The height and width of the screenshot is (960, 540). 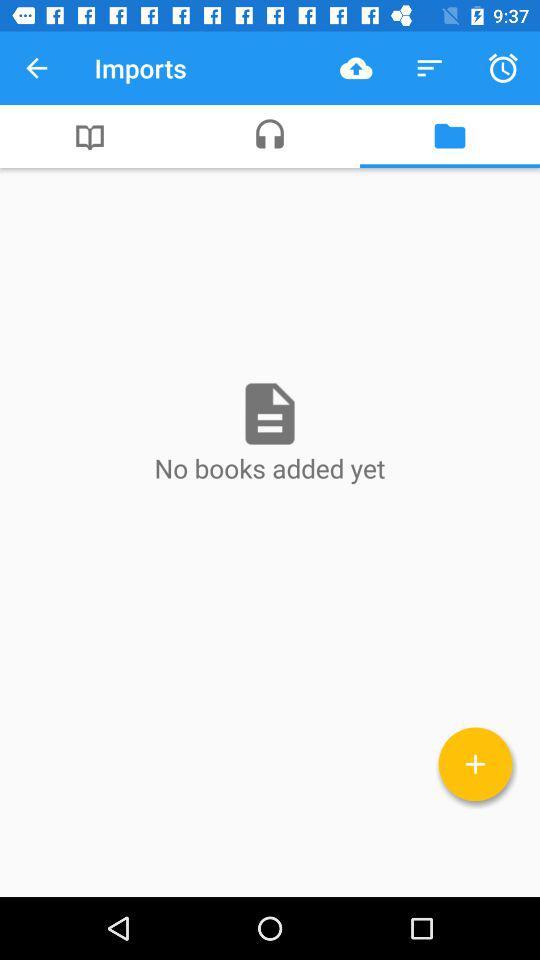 What do you see at coordinates (449, 135) in the screenshot?
I see `icon above the no books added icon` at bounding box center [449, 135].